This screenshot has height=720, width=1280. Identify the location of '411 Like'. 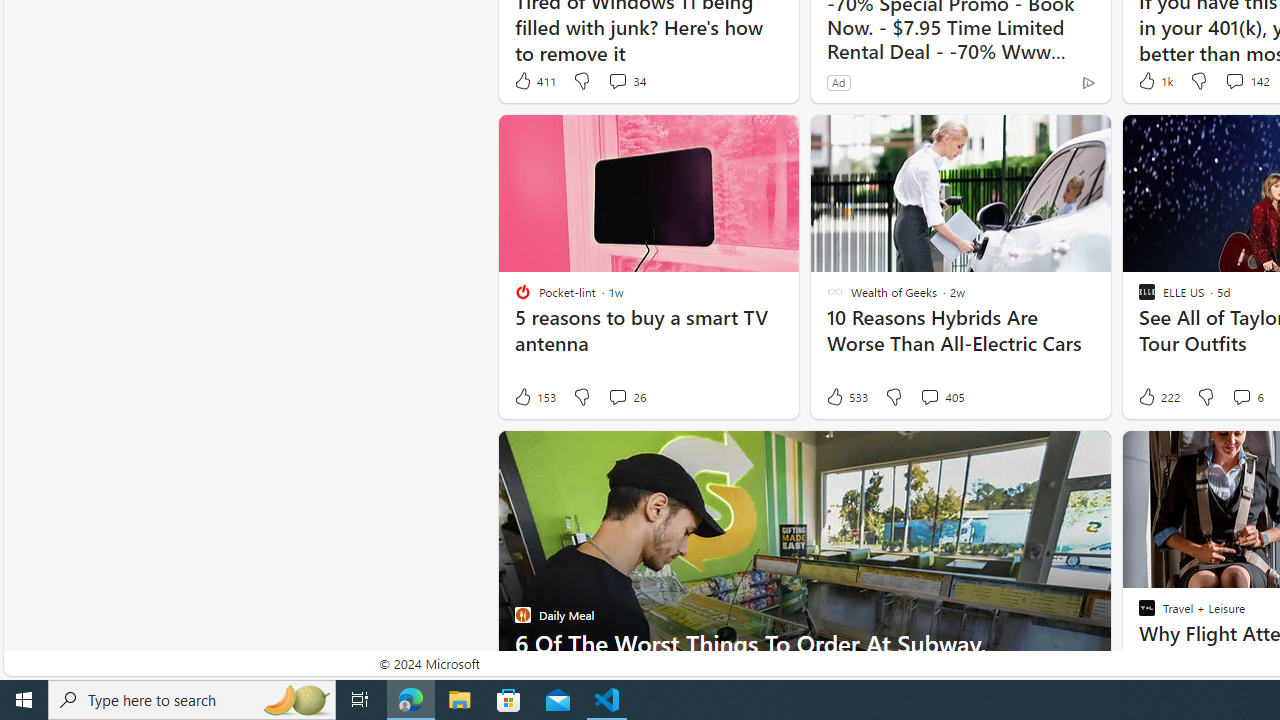
(534, 80).